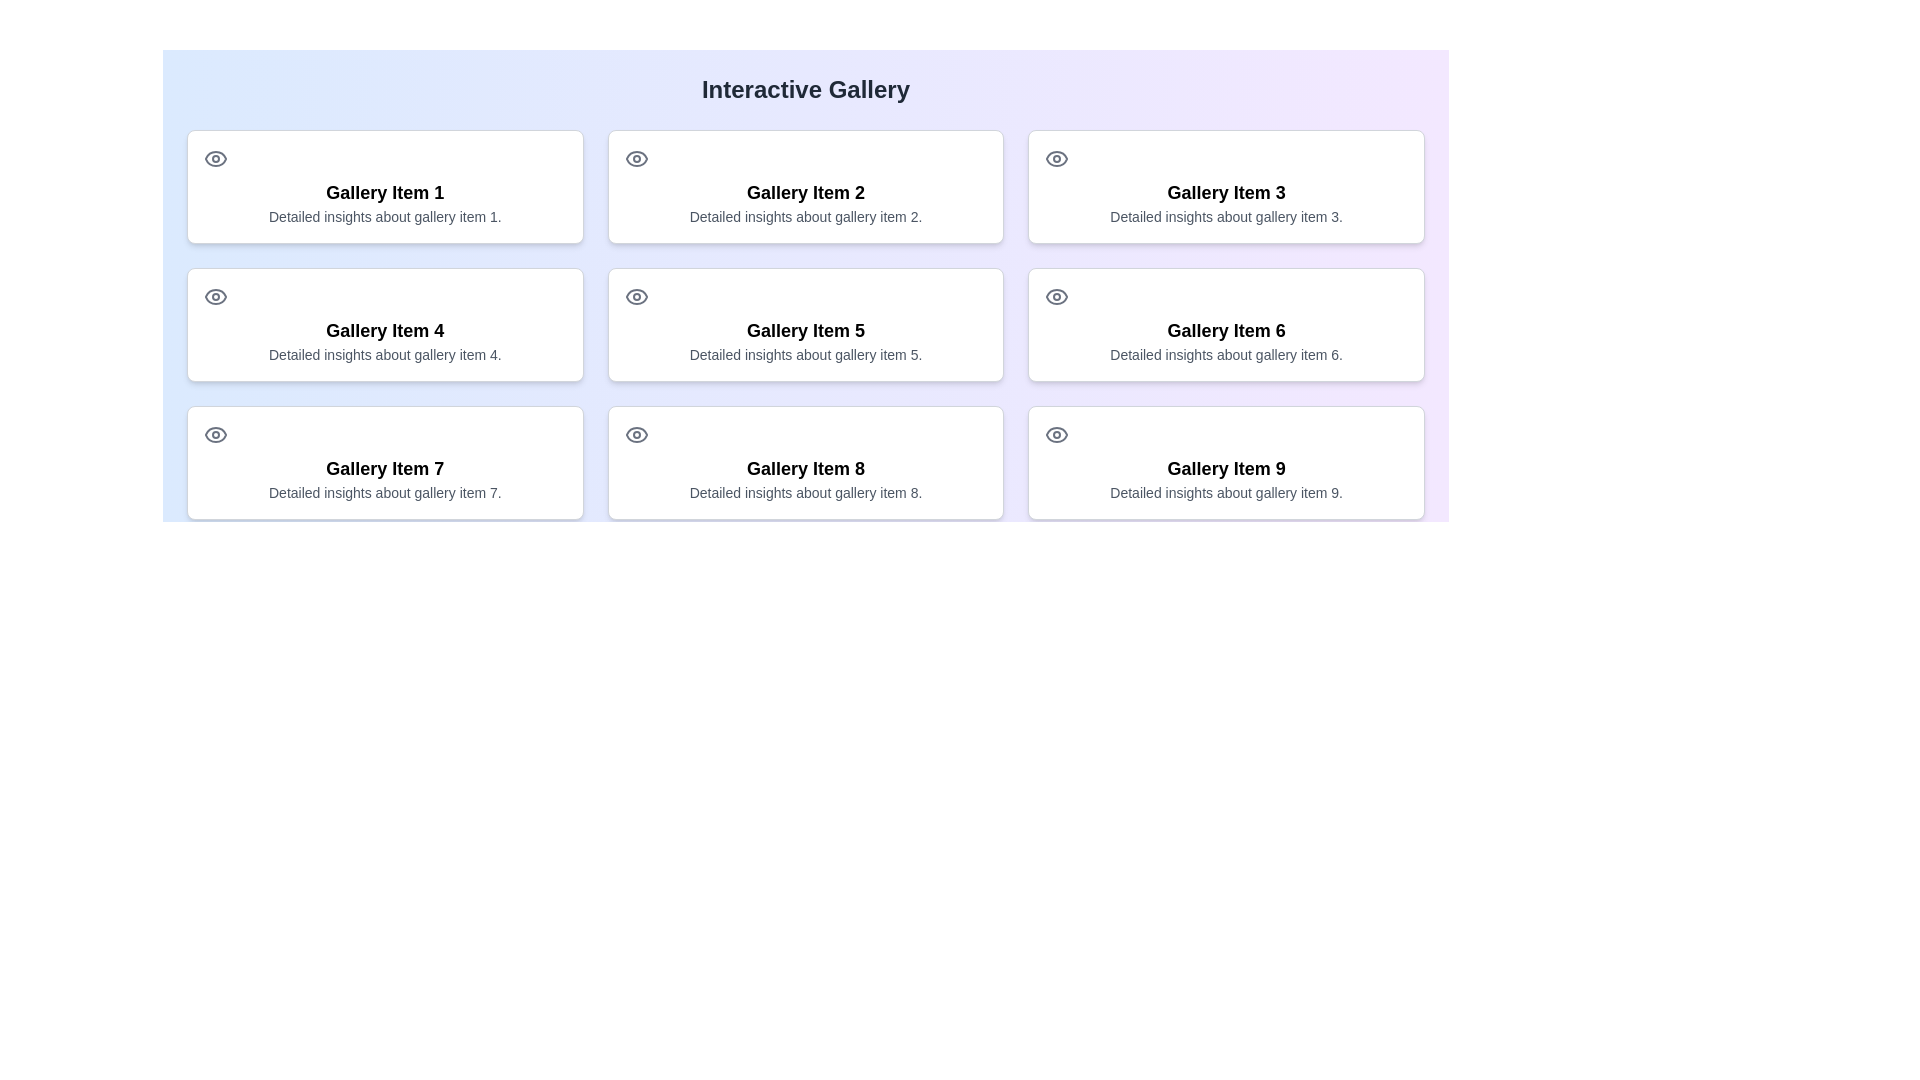 The width and height of the screenshot is (1920, 1080). I want to click on the text label that serves as the title for 'Gallery Item 3', located in the second column of the top row of the interactive gallery, so click(1225, 192).